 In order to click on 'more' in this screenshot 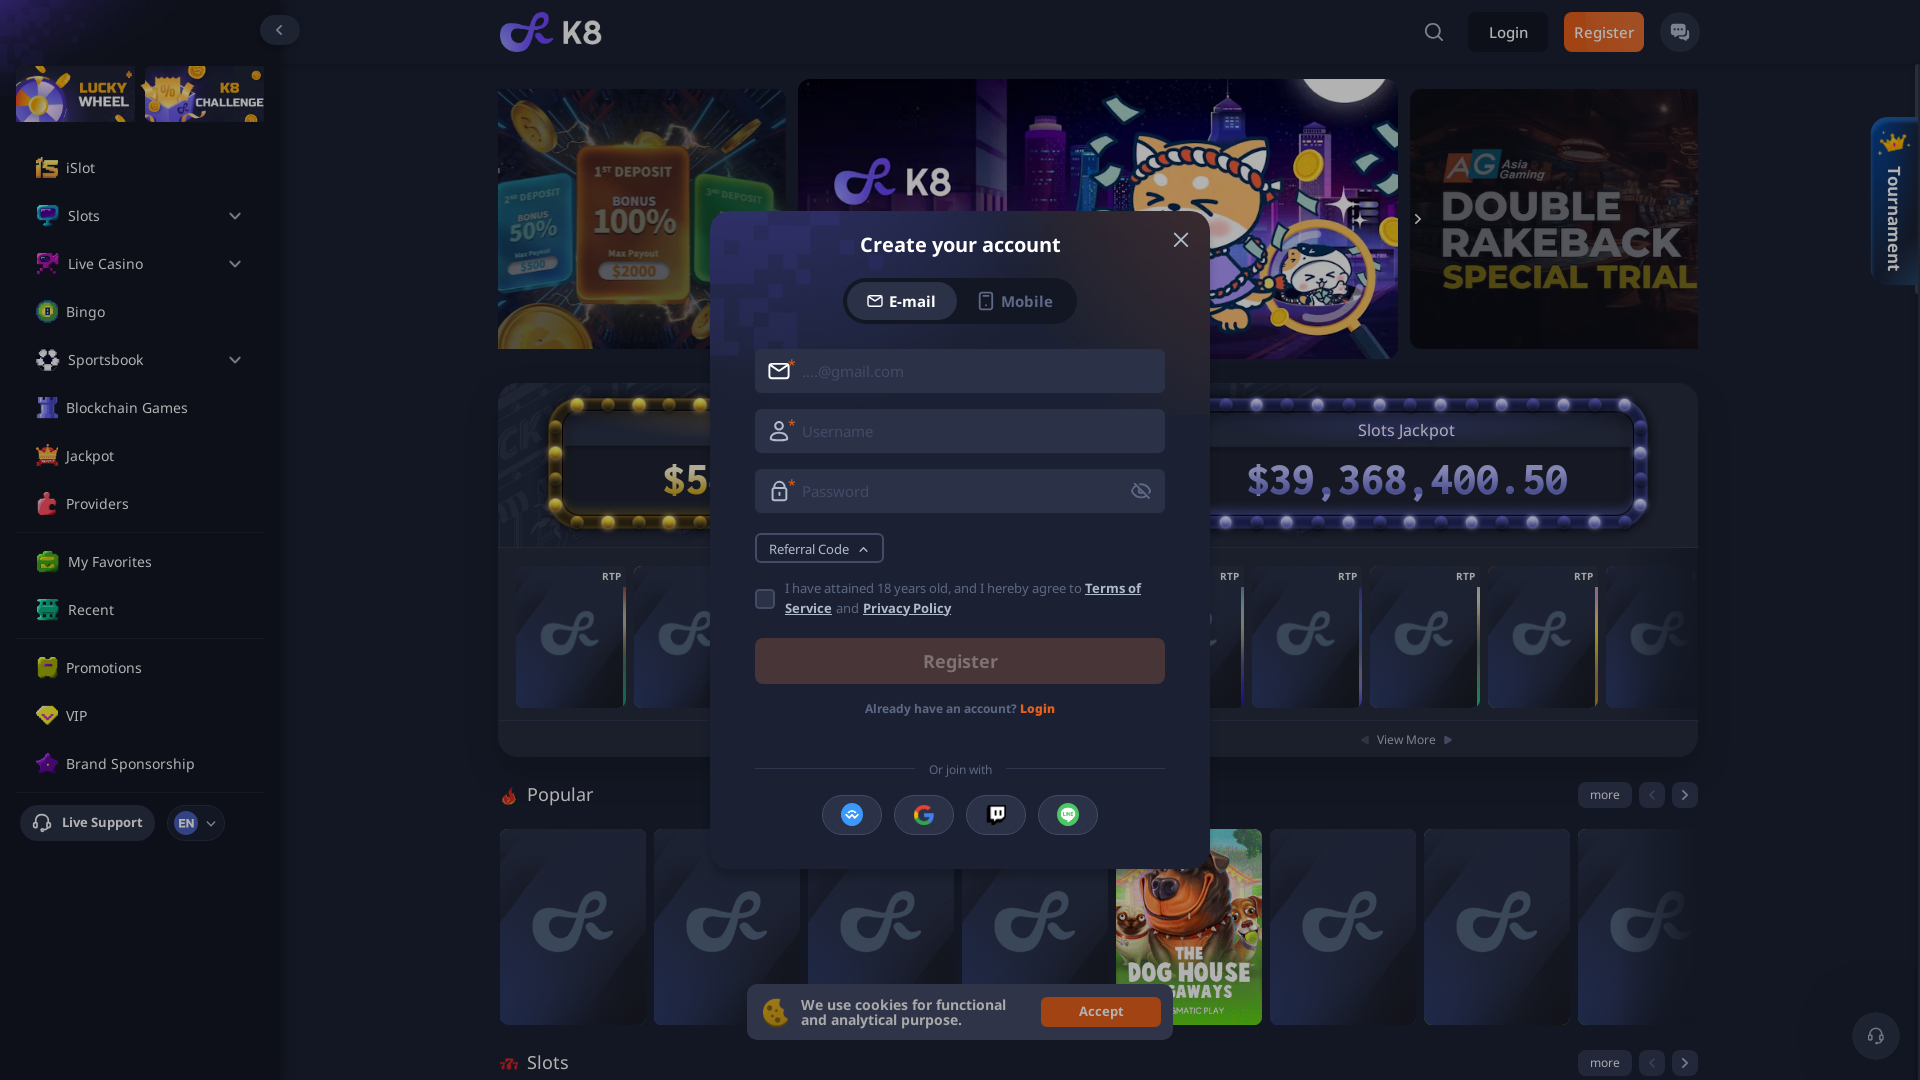, I will do `click(1604, 793)`.